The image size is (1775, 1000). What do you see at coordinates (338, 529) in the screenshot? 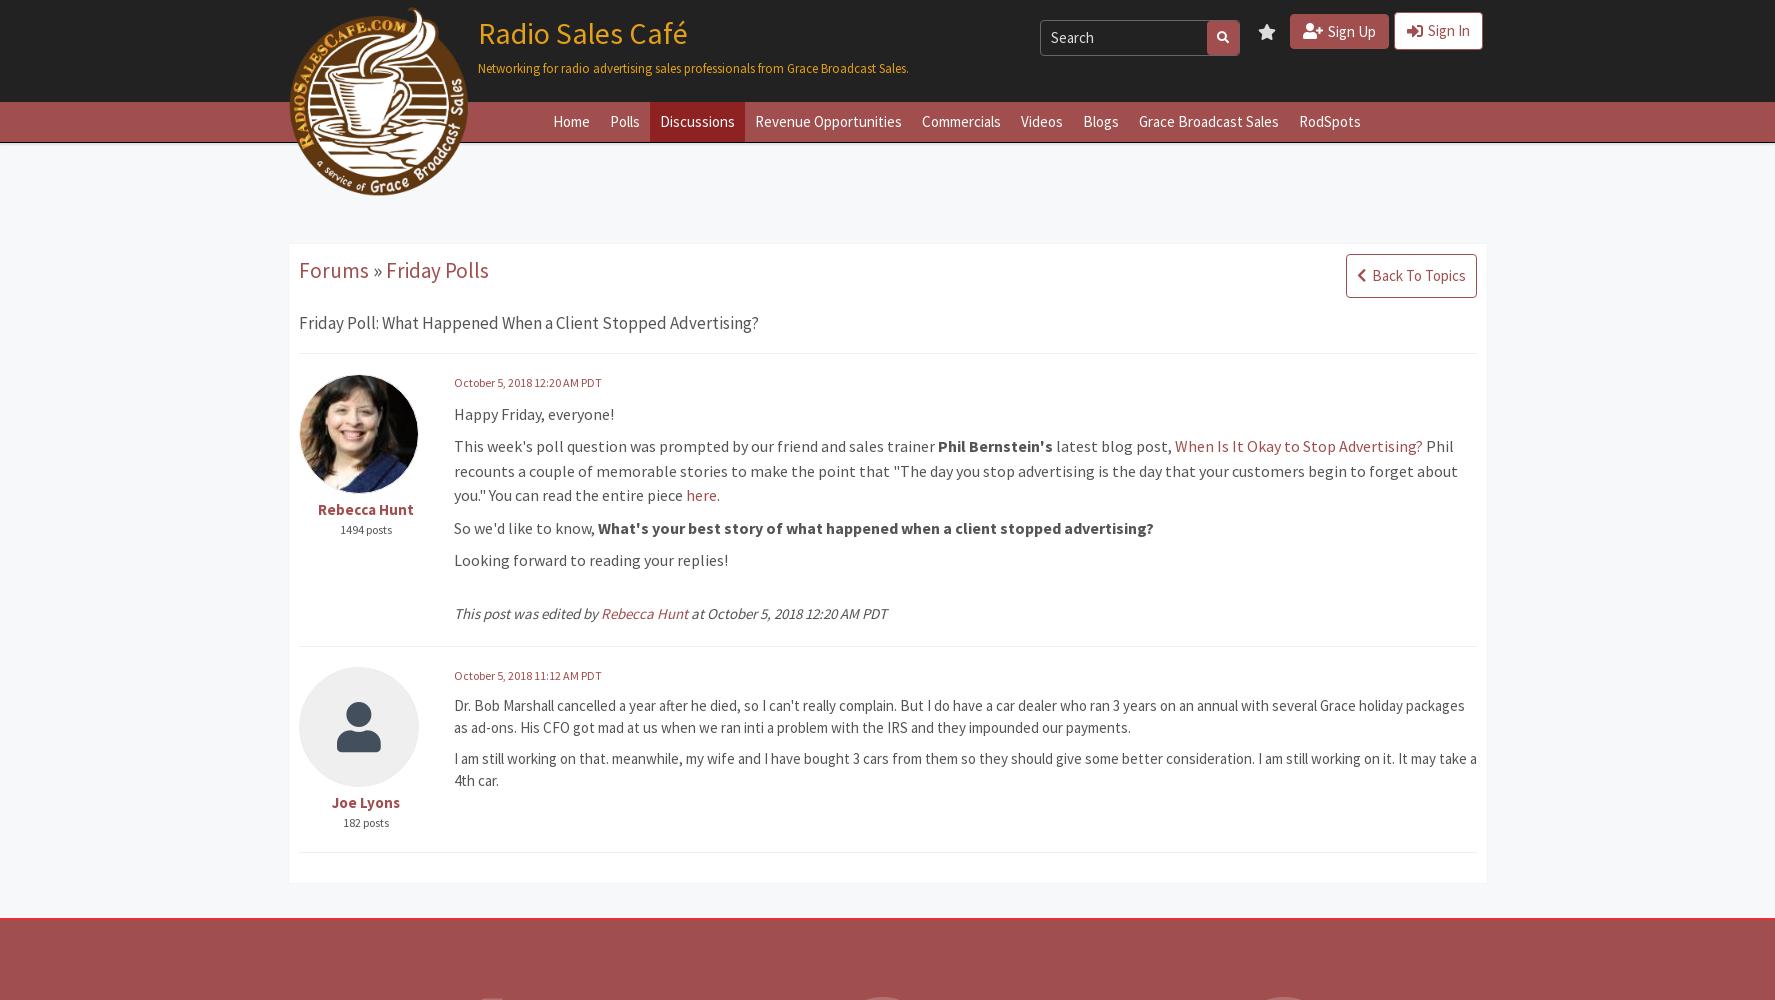
I see `'1494                  posts'` at bounding box center [338, 529].